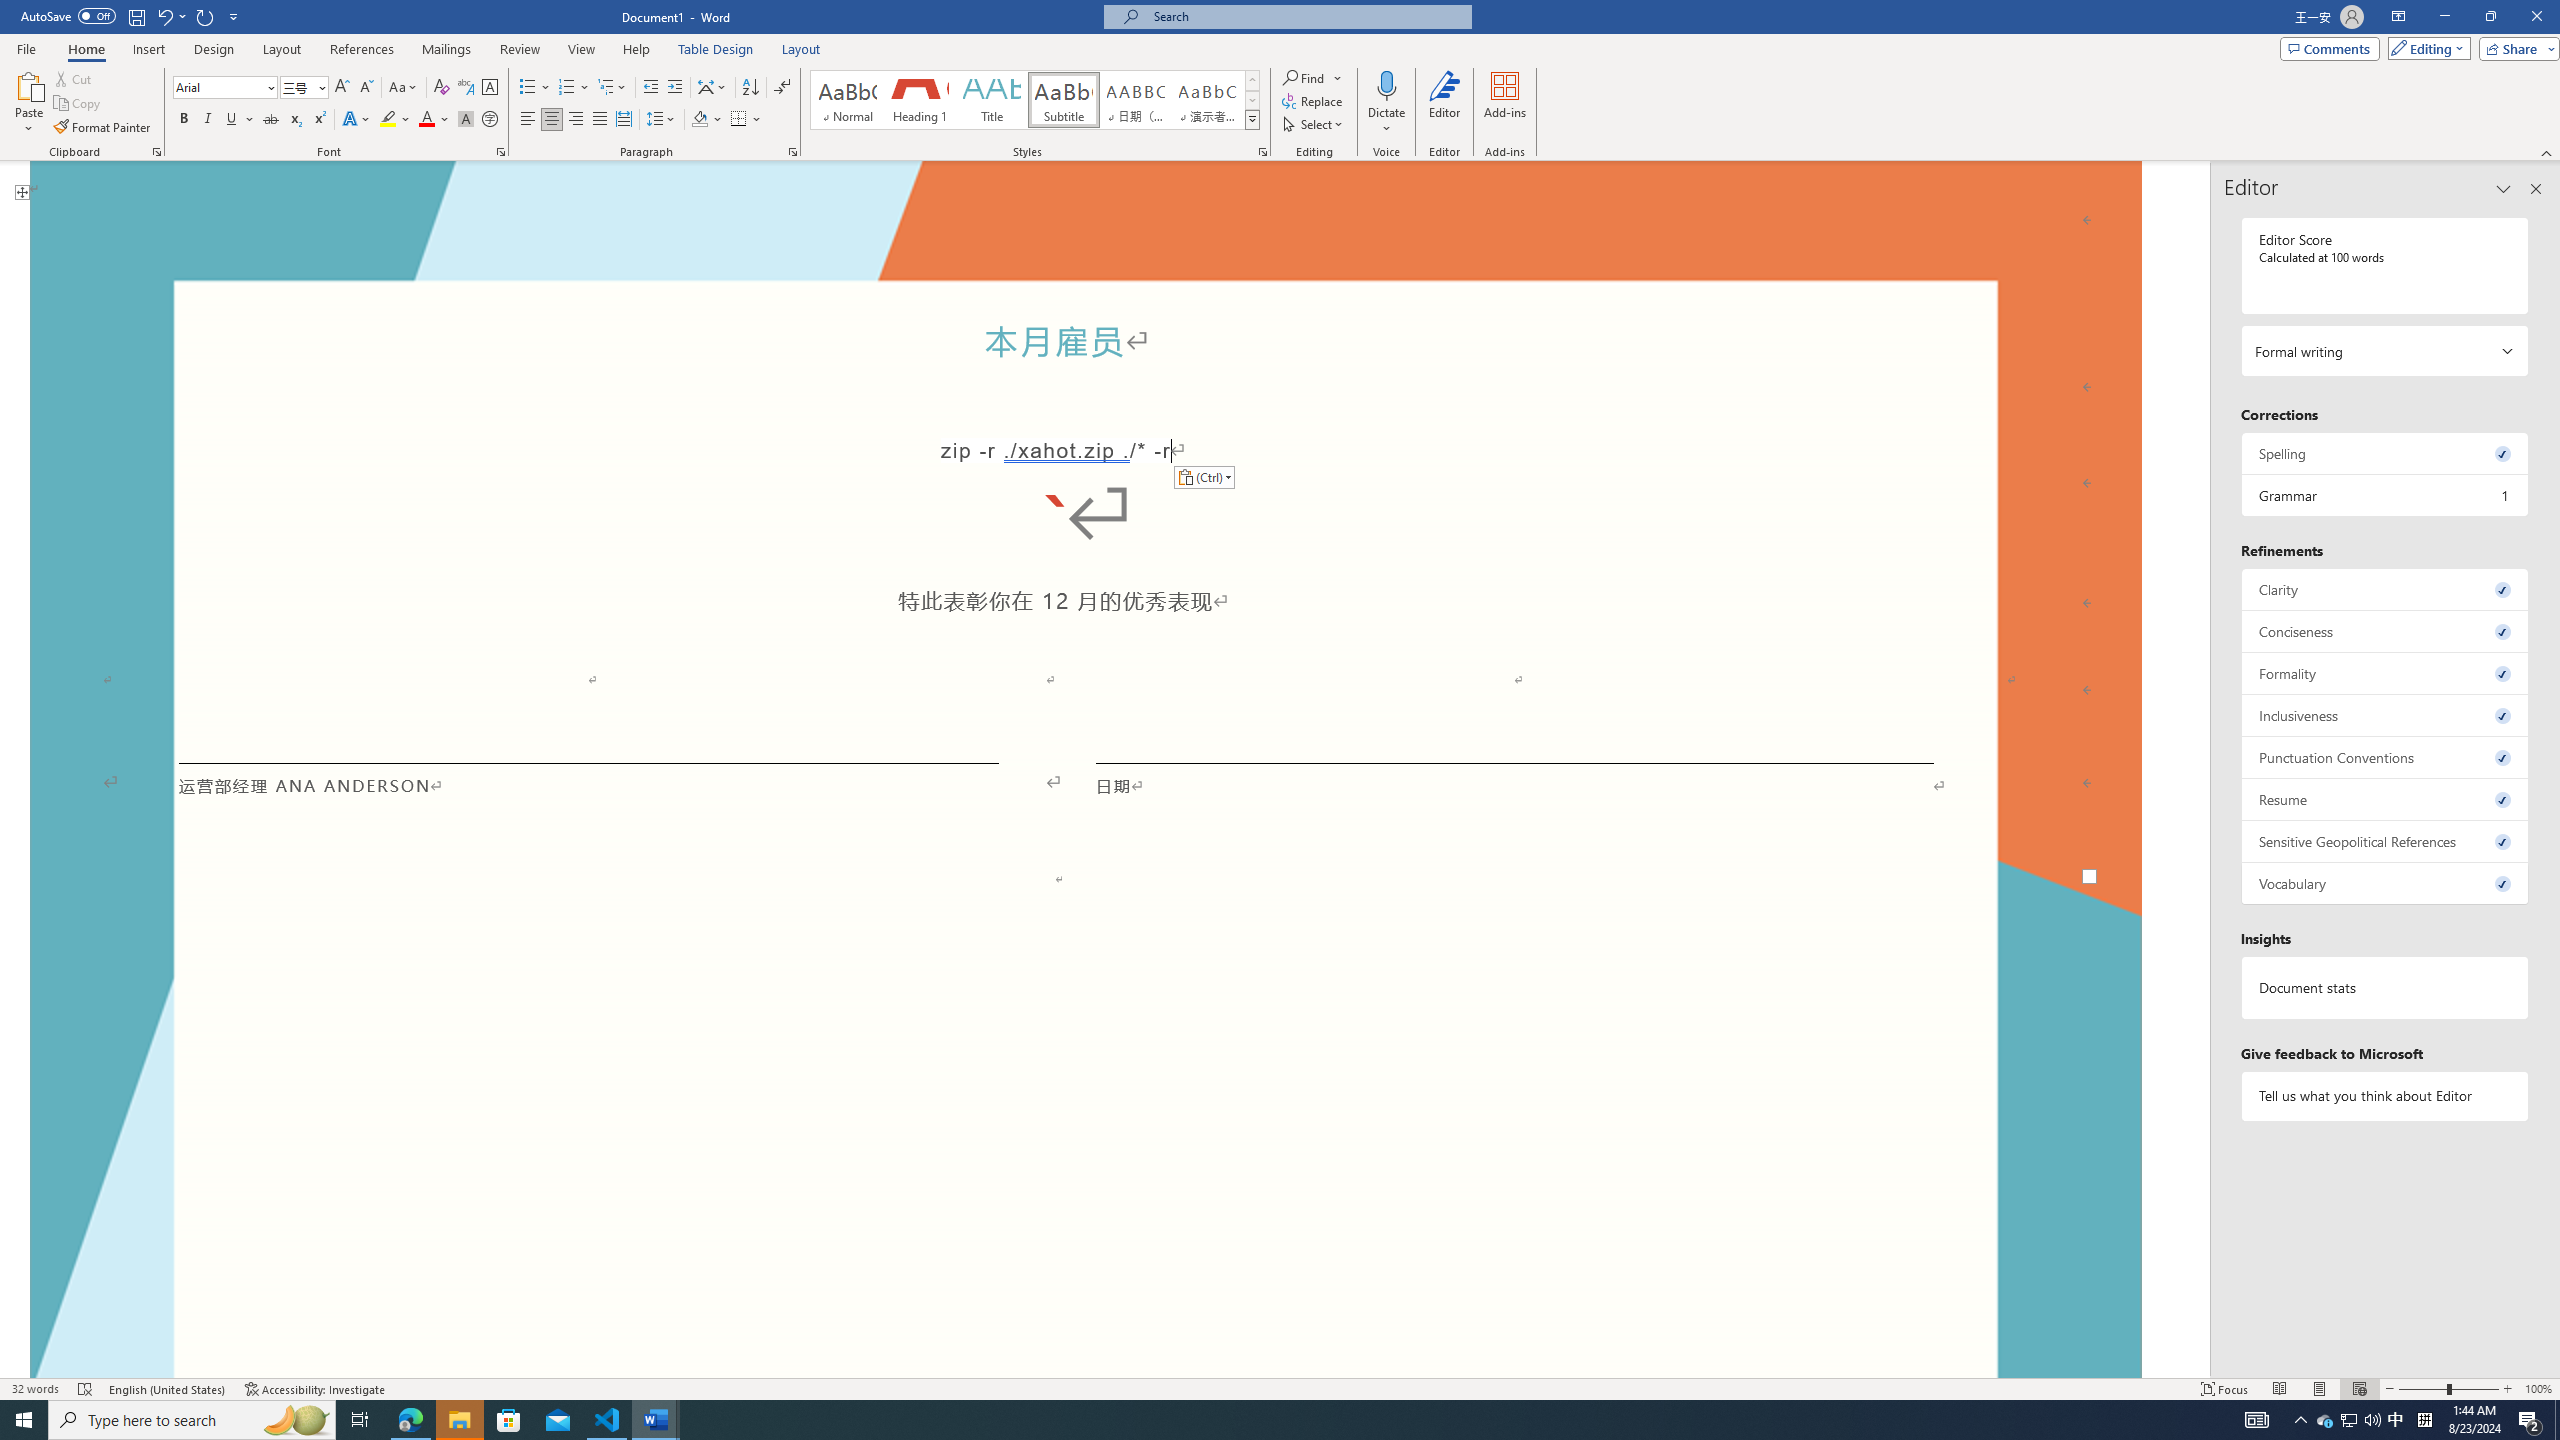 The height and width of the screenshot is (1440, 2560). Describe the element at coordinates (387, 118) in the screenshot. I see `'Text Highlight Color Yellow'` at that location.